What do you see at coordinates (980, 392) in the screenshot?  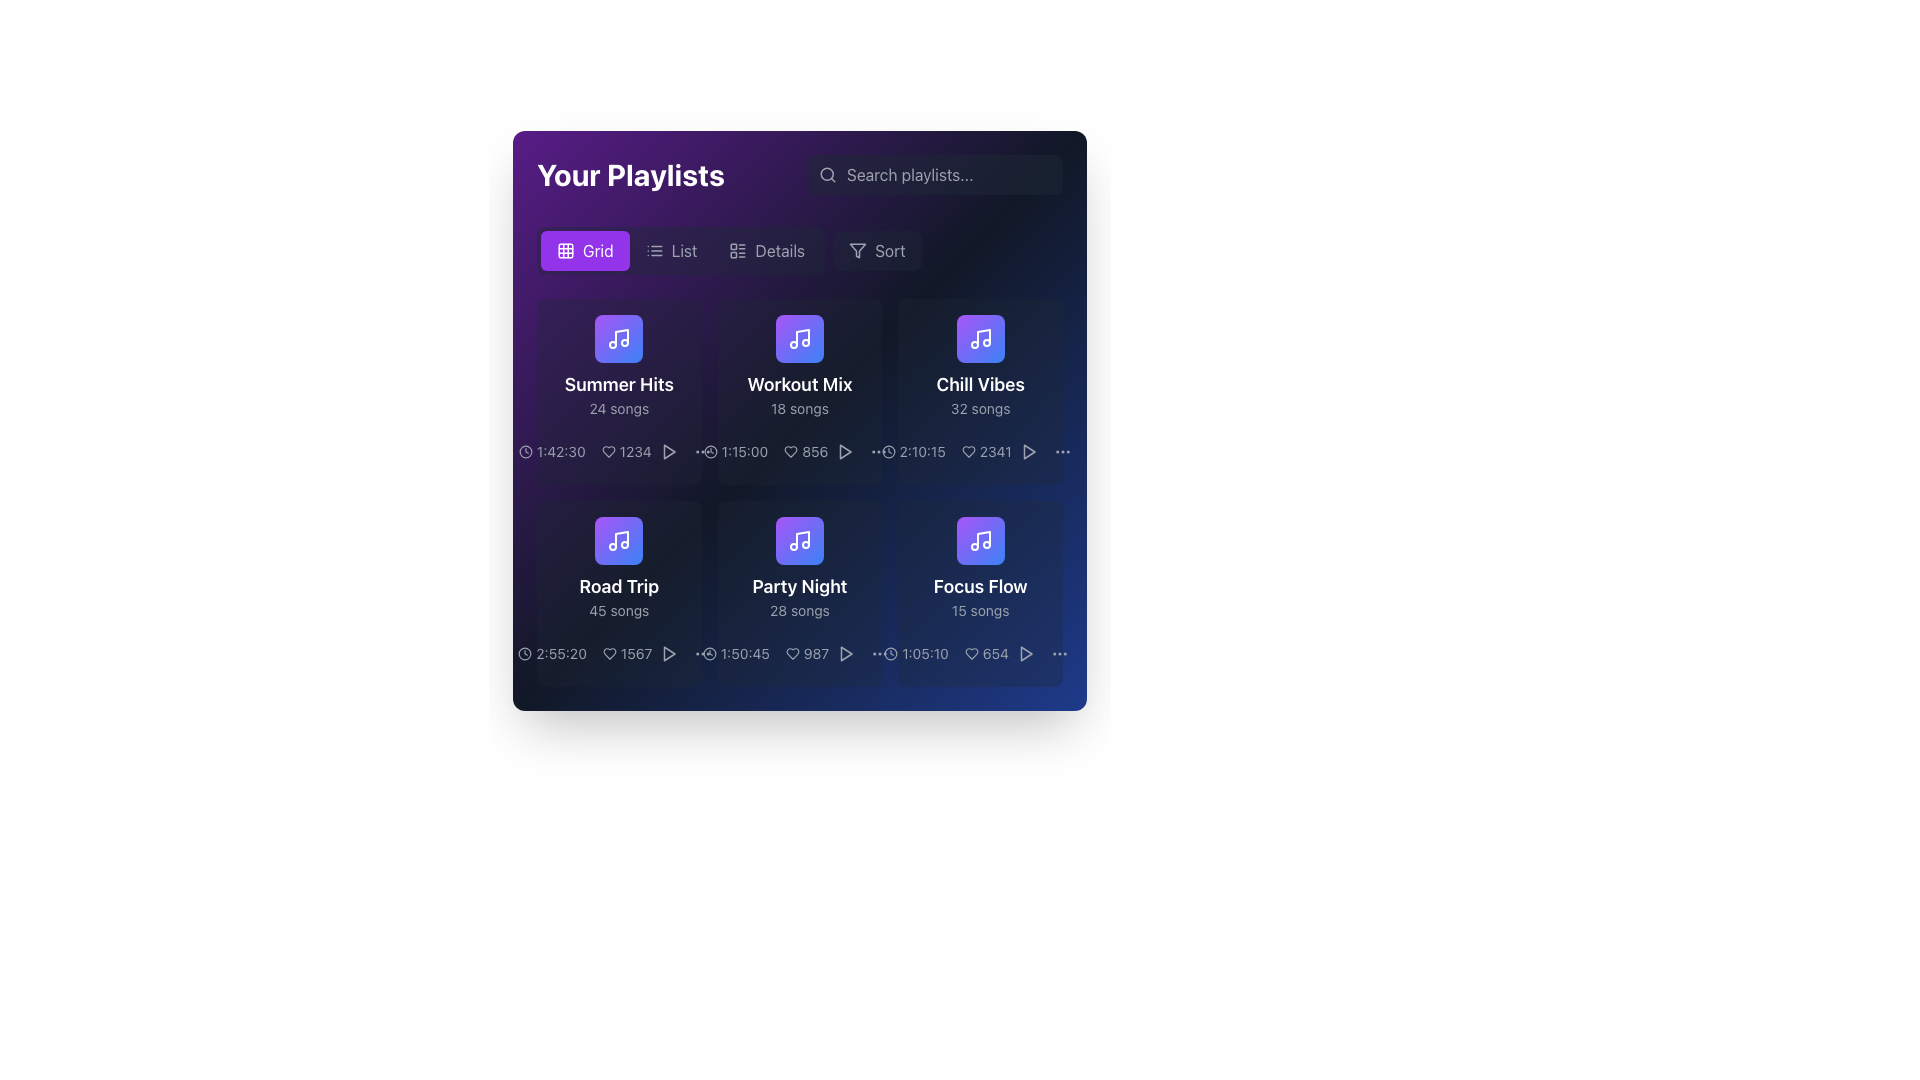 I see `the 'Chill Vibes' Playlist Card located in the second row and third column of the 'Your Playlists' section` at bounding box center [980, 392].